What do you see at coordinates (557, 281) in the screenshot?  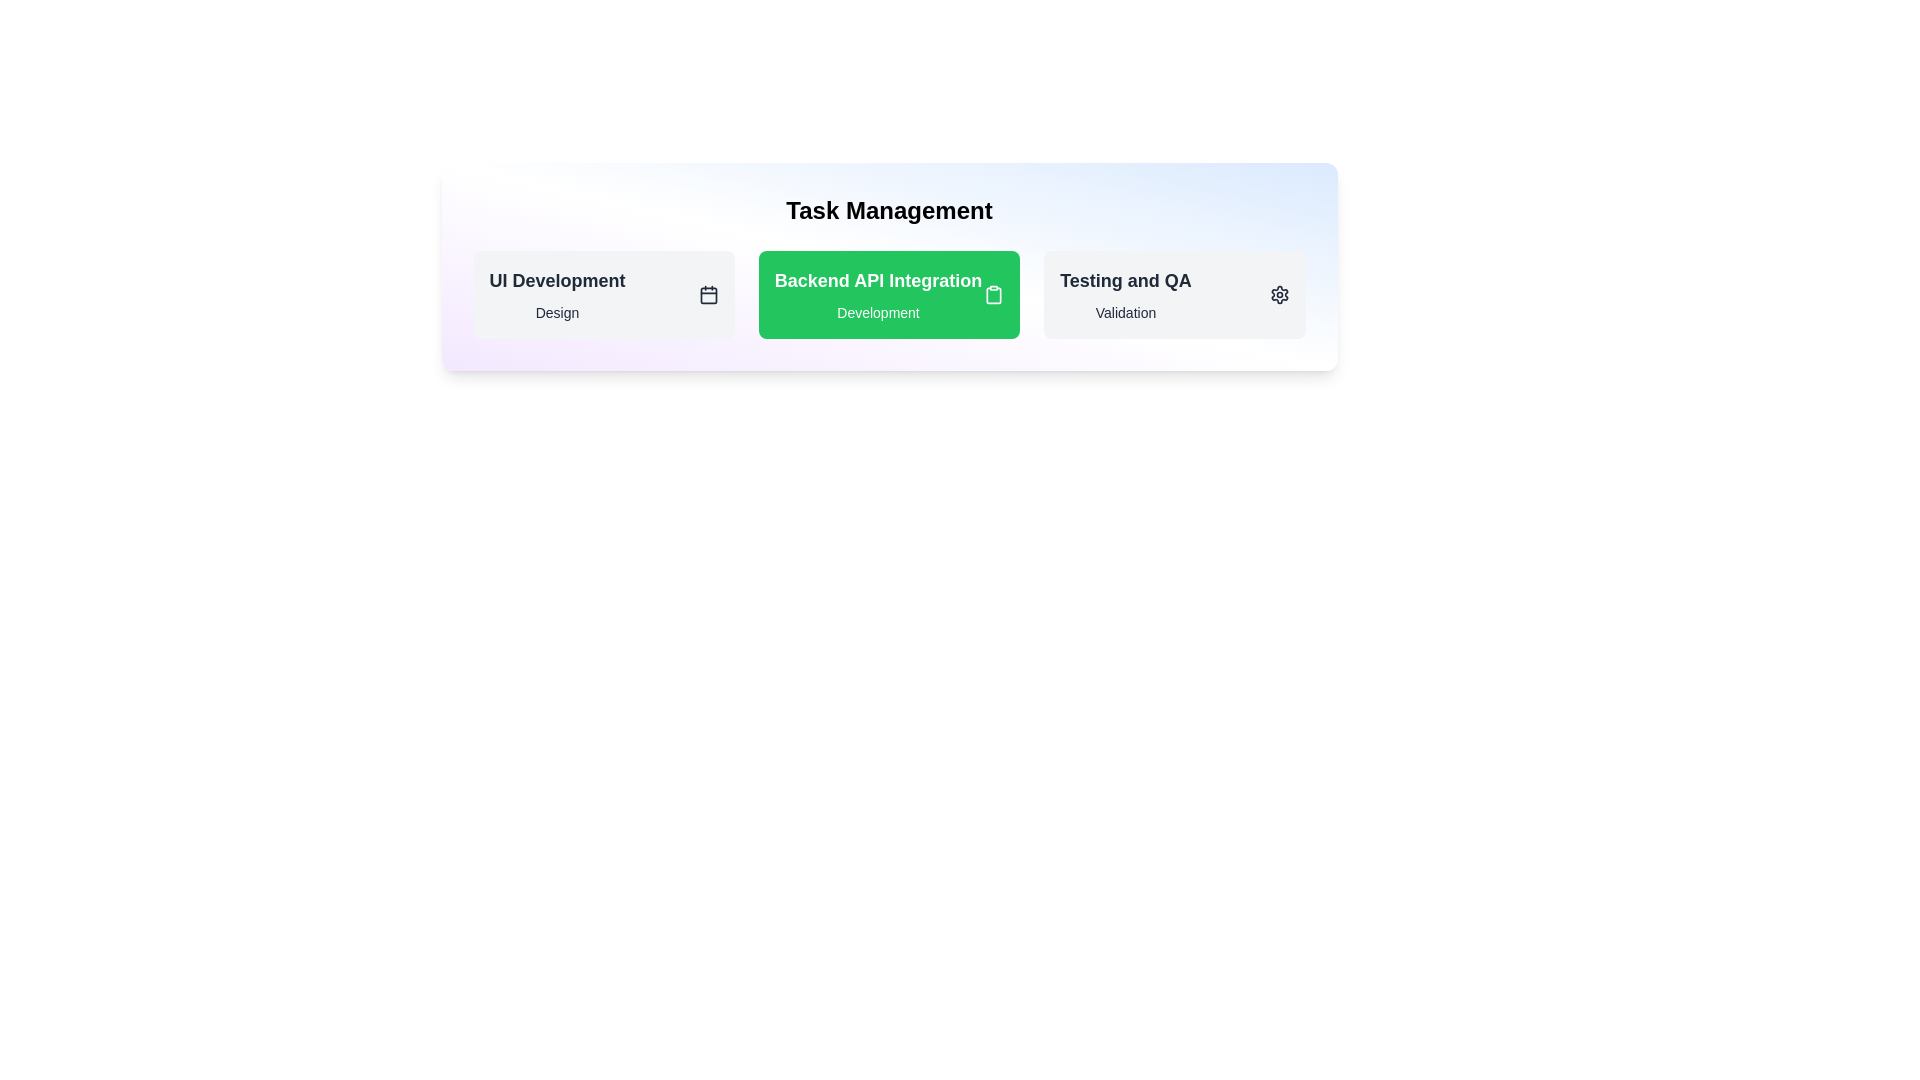 I see `the task details for the task with title 'UI Development'` at bounding box center [557, 281].